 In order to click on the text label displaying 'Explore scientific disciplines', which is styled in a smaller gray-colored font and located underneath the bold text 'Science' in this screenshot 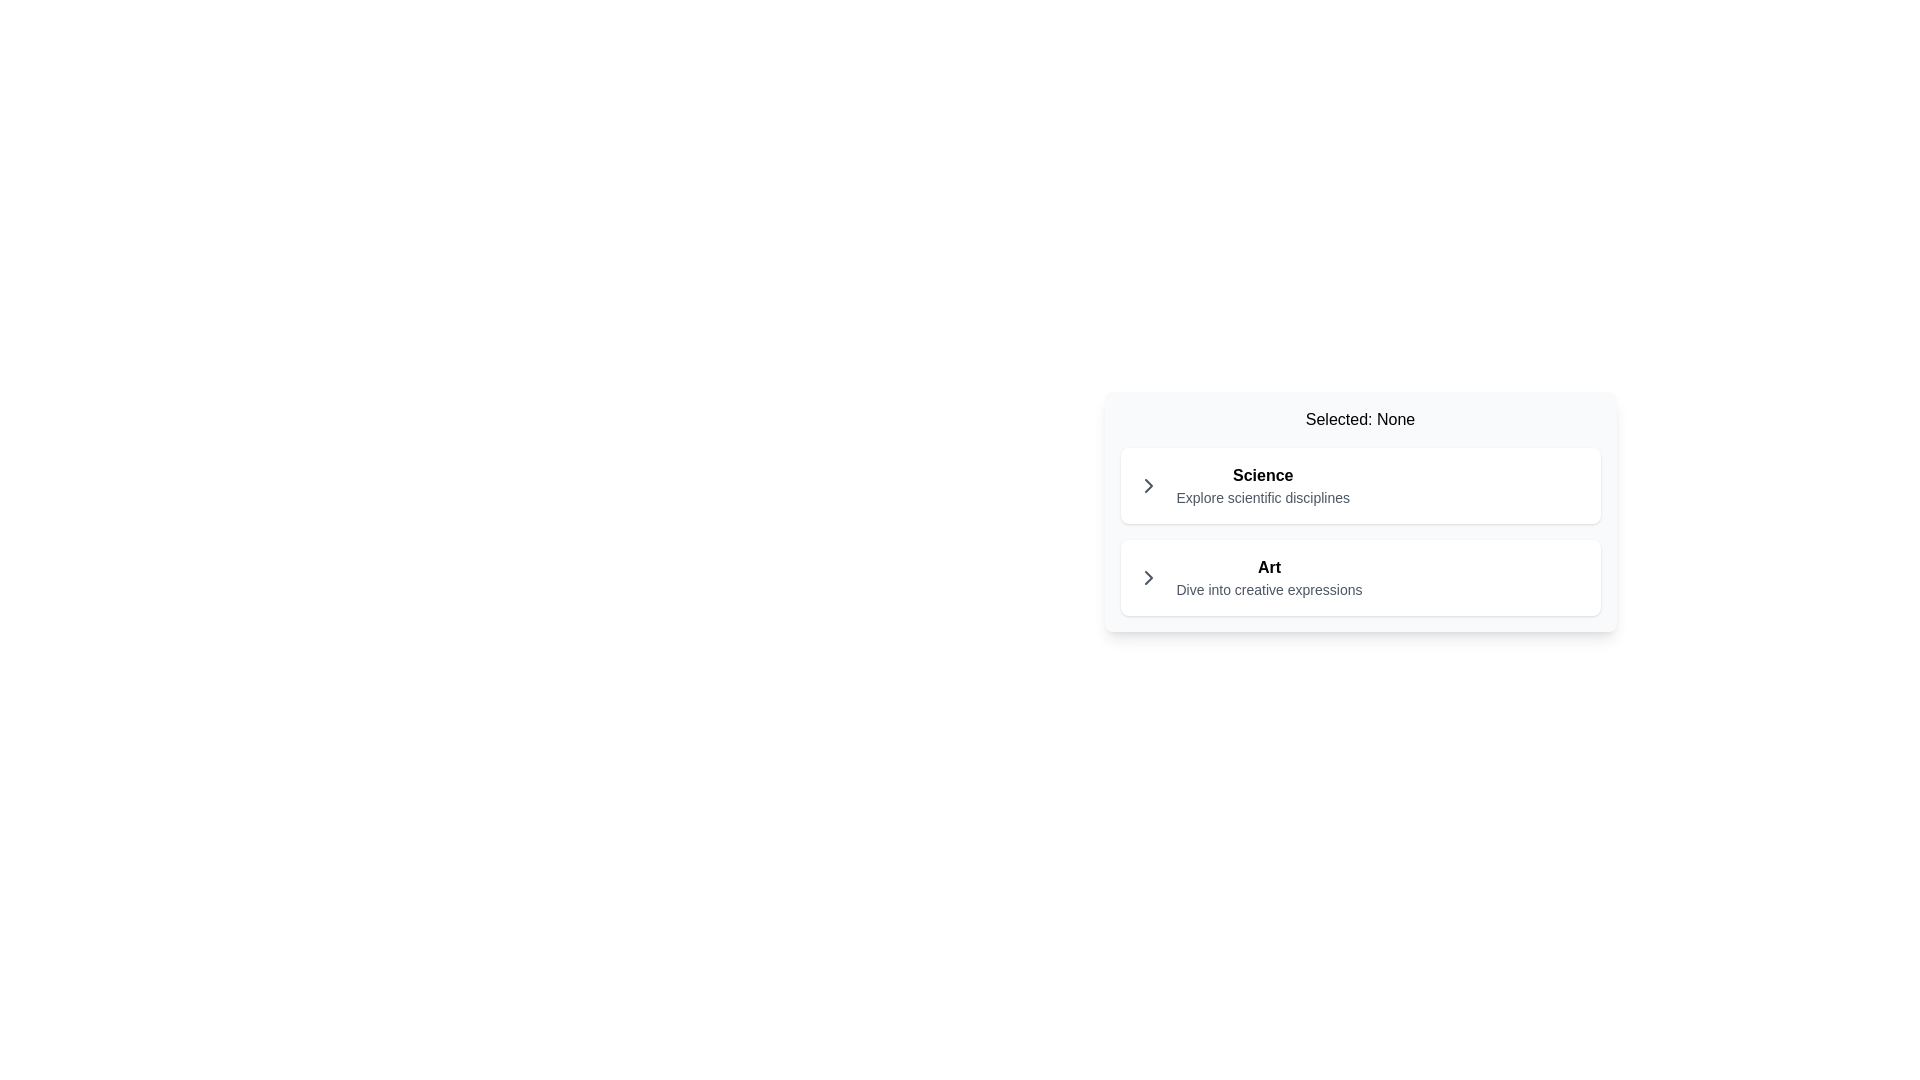, I will do `click(1262, 496)`.